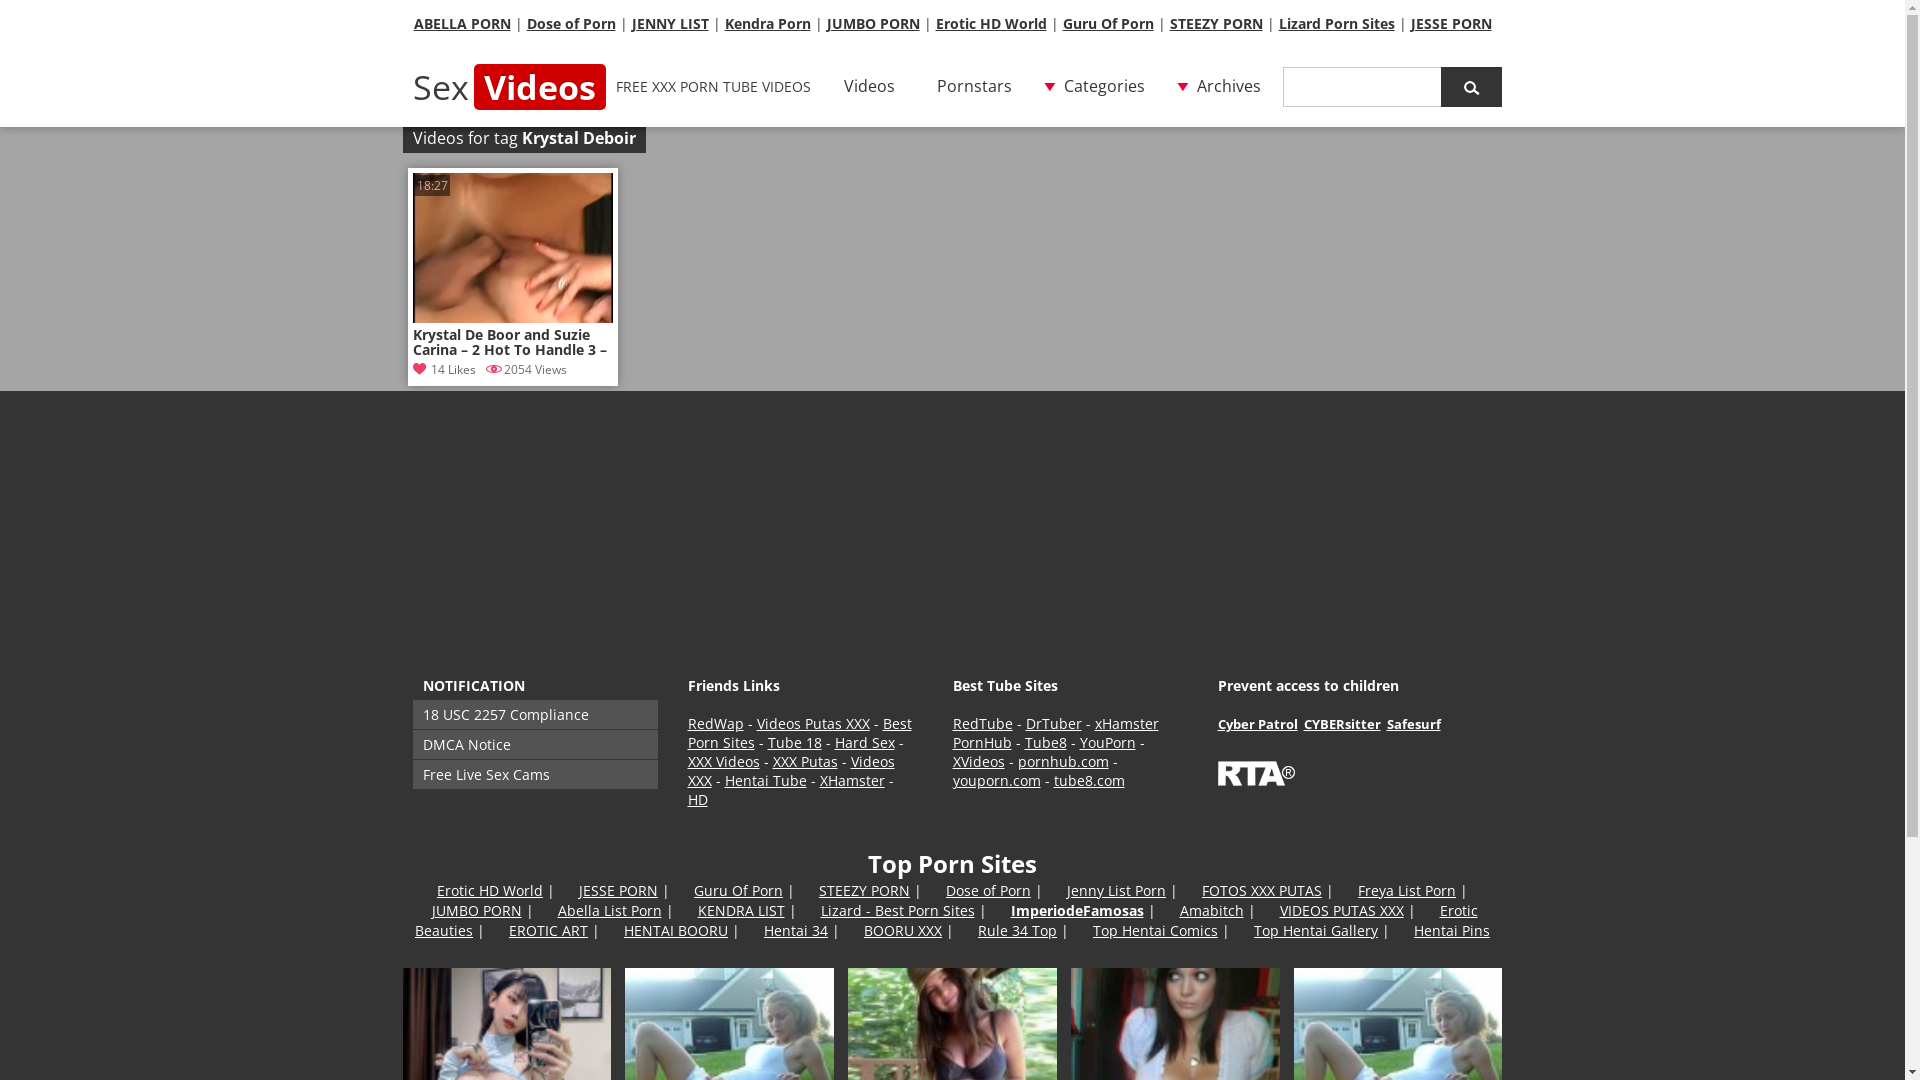 This screenshot has width=1920, height=1080. Describe the element at coordinates (1405, 889) in the screenshot. I see `'Freya List Porn'` at that location.